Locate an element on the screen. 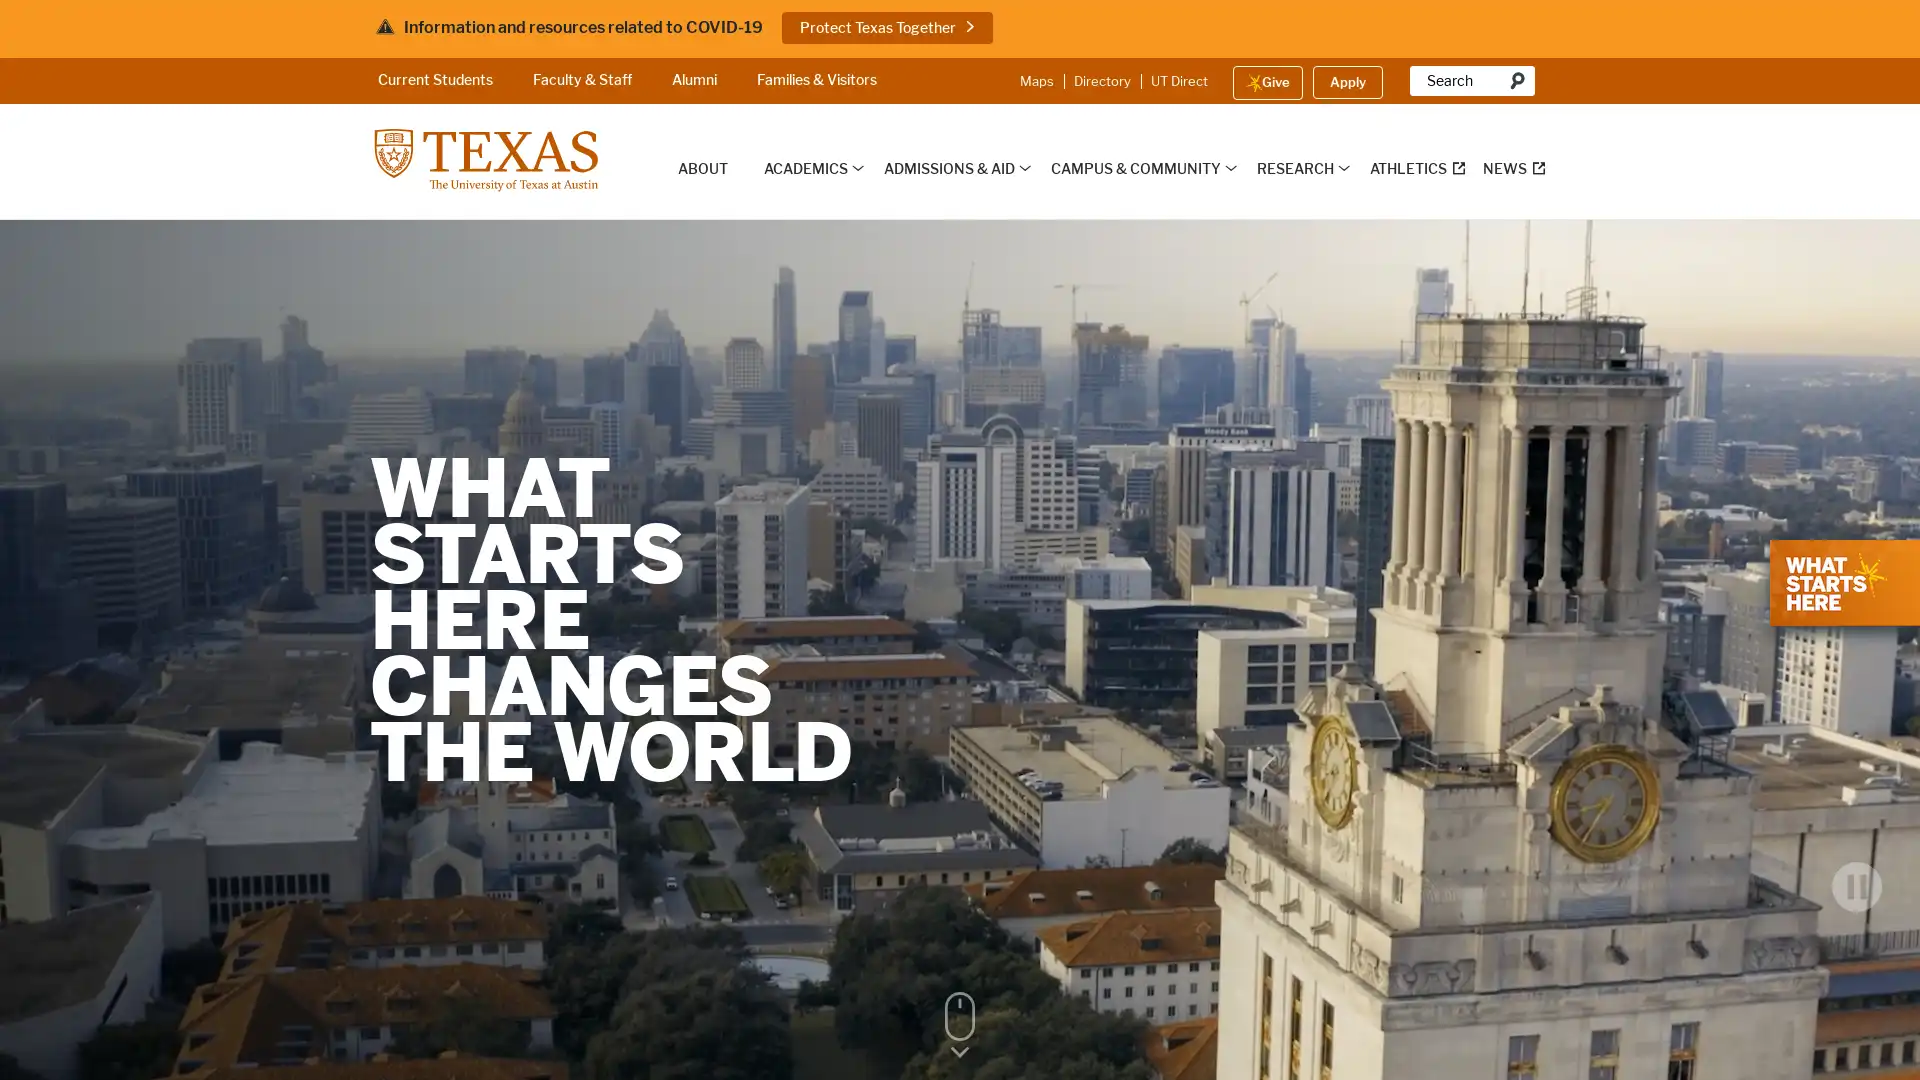 The image size is (1920, 1080). Search is located at coordinates (1516, 80).